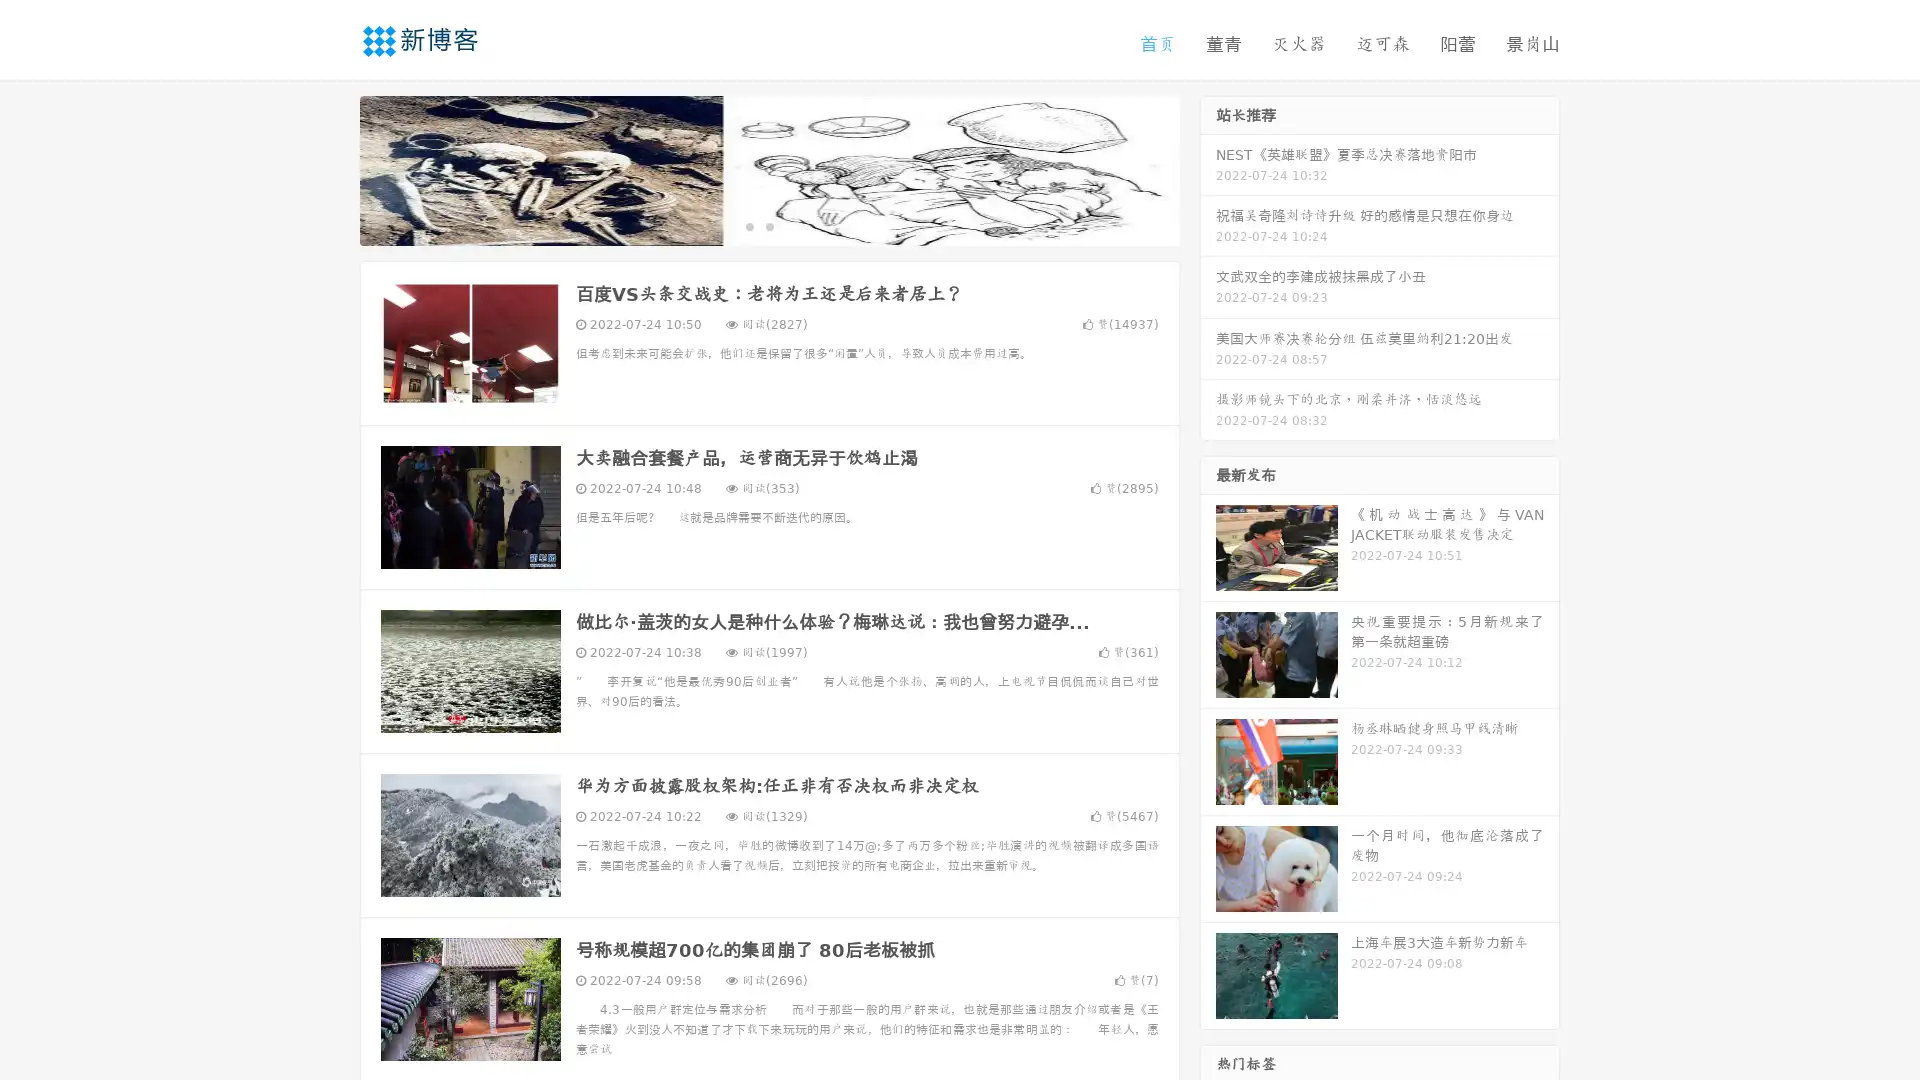 Image resolution: width=1920 pixels, height=1080 pixels. What do you see at coordinates (748, 225) in the screenshot?
I see `Go to slide 1` at bounding box center [748, 225].